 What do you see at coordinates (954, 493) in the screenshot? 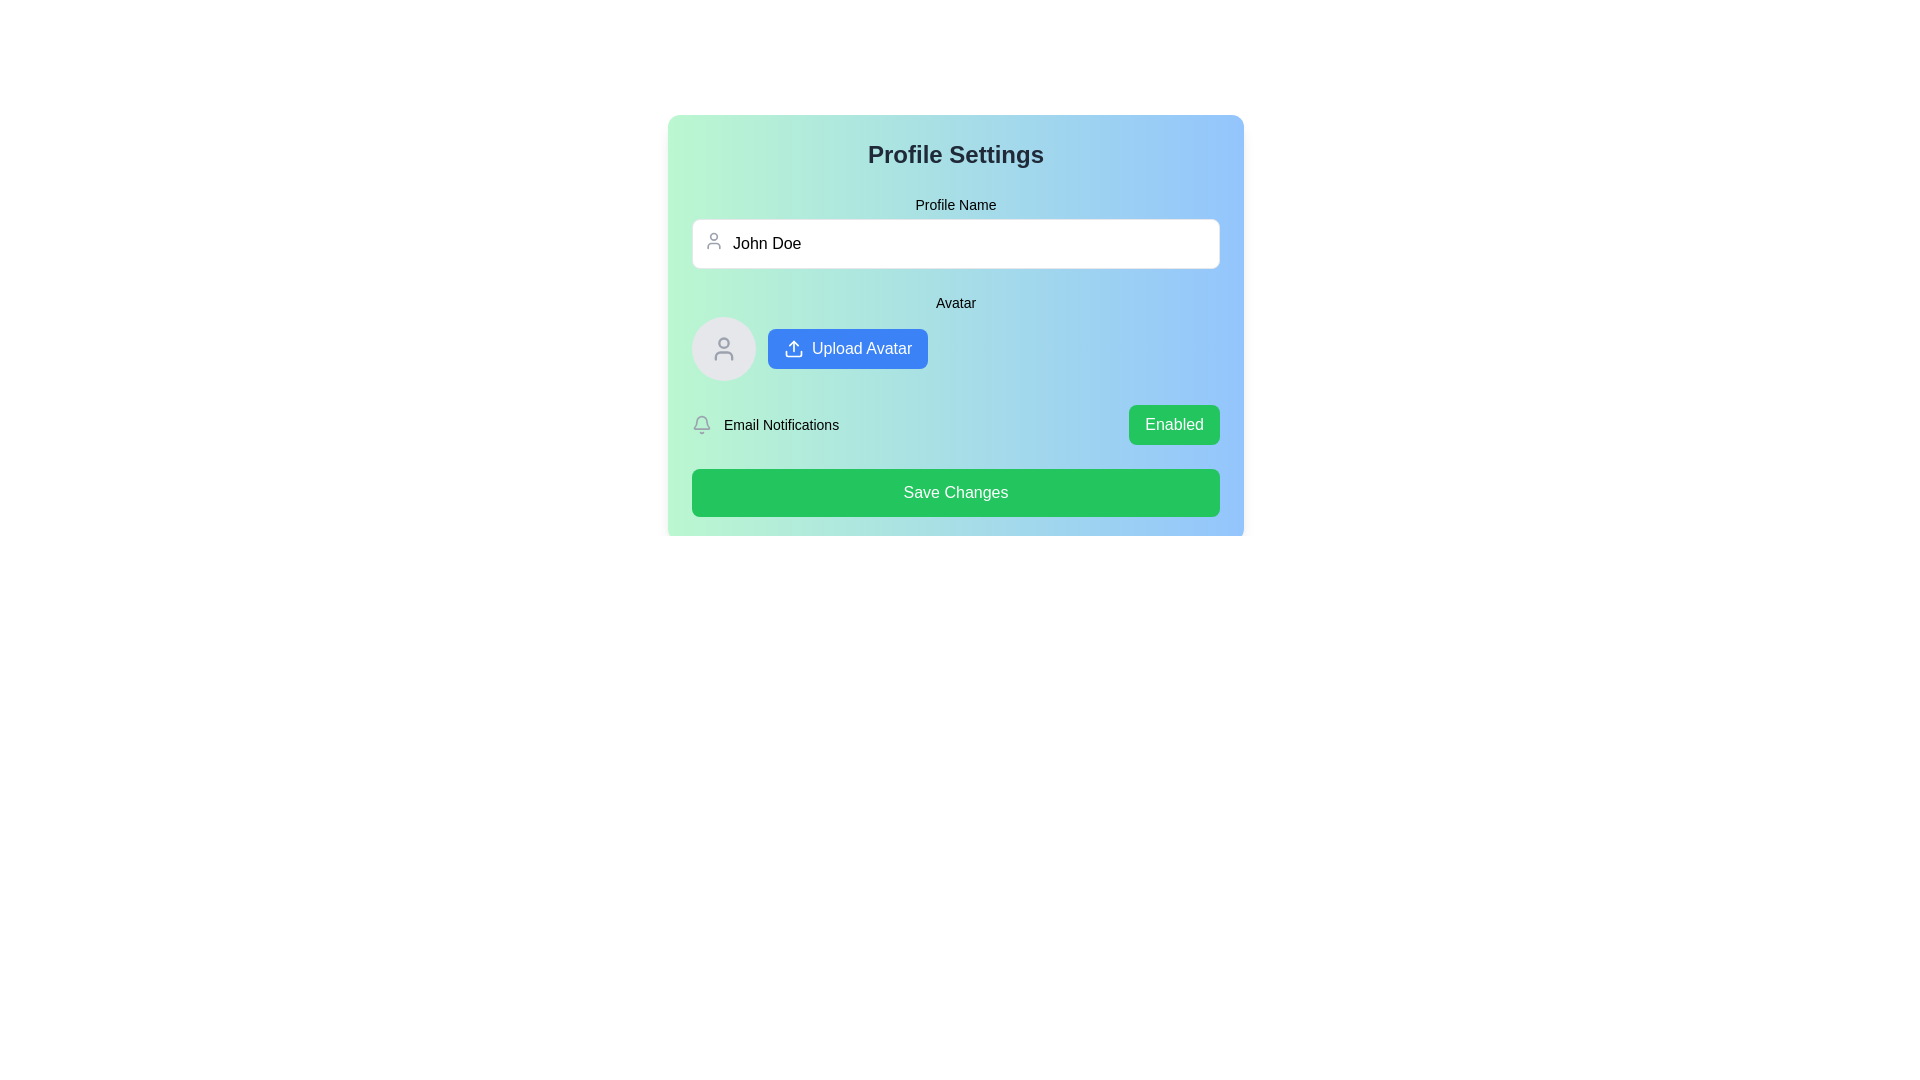
I see `the 'Save Changes' button located at the bottom of the 'Profile Settings' section, directly beneath 'Email Notifications', to apply and save the changes made to the profile settings` at bounding box center [954, 493].